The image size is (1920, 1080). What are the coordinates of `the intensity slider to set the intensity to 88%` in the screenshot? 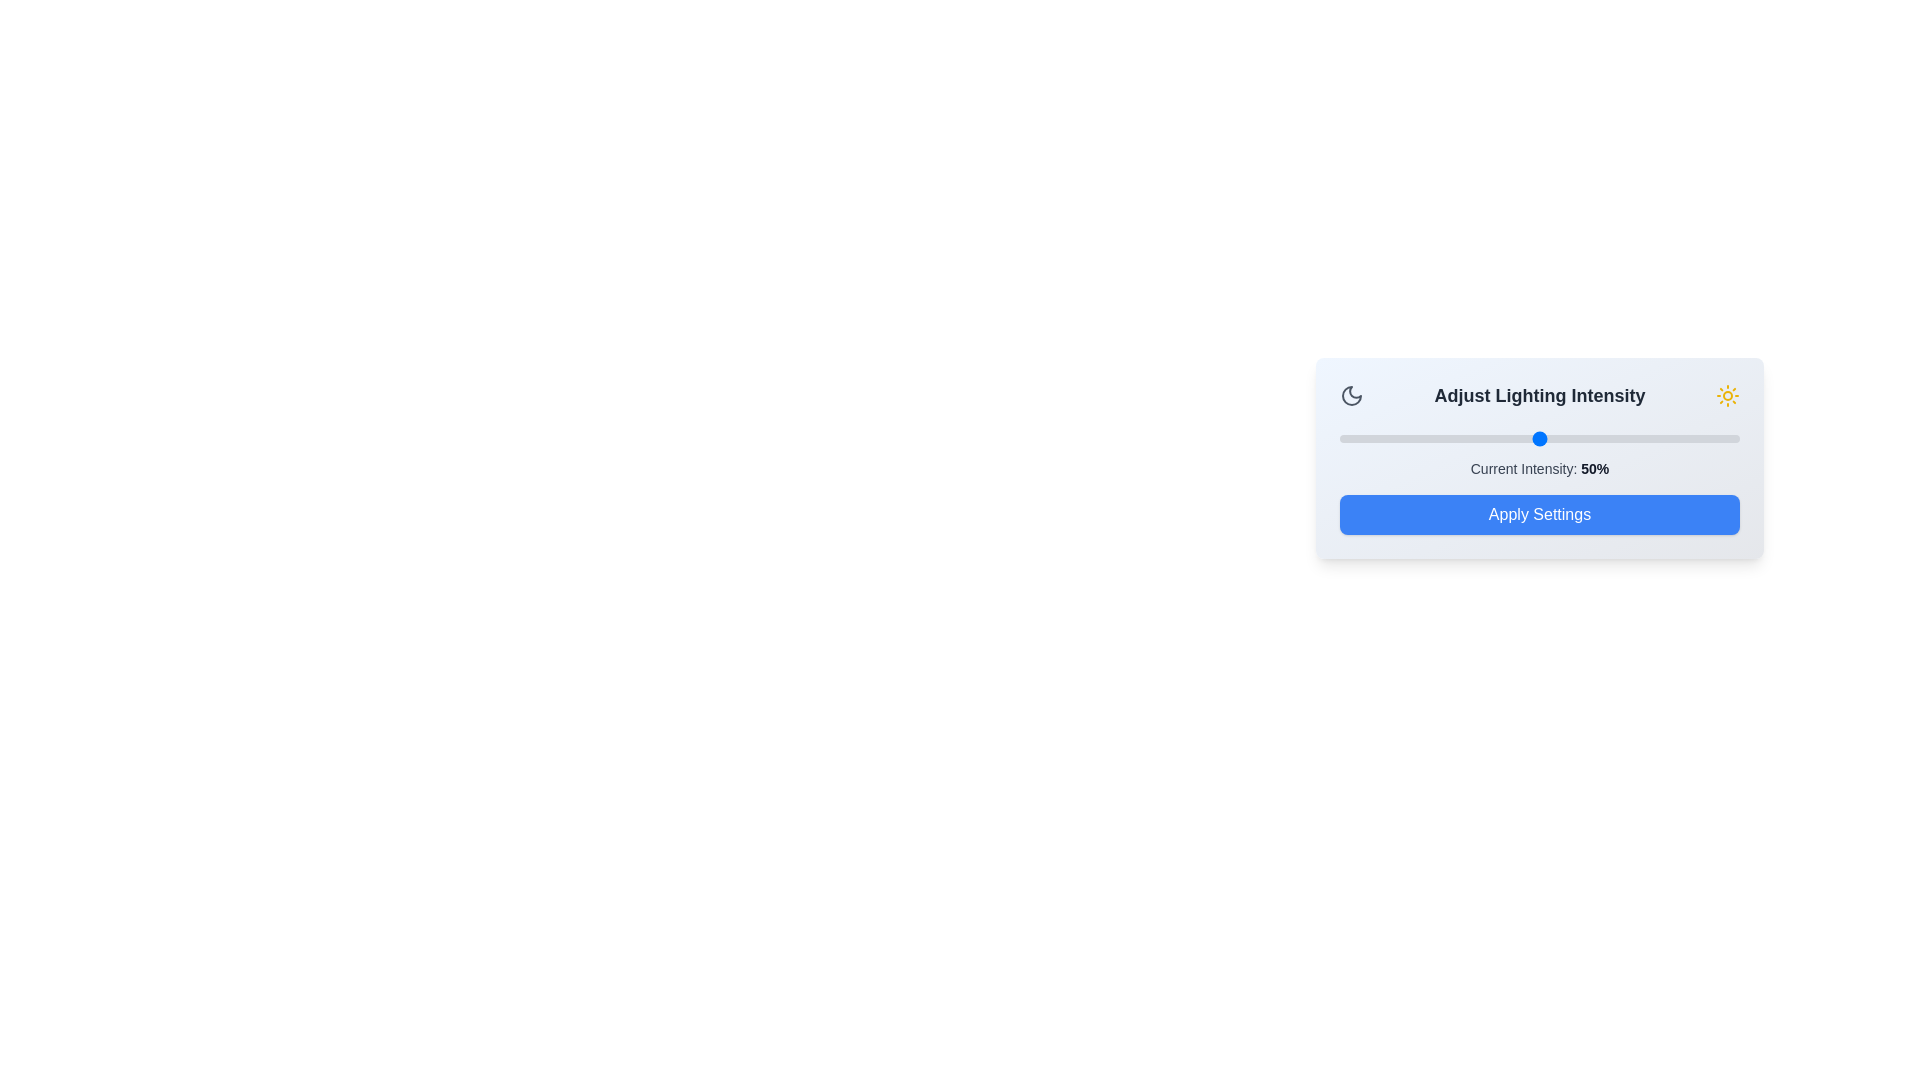 It's located at (1690, 438).